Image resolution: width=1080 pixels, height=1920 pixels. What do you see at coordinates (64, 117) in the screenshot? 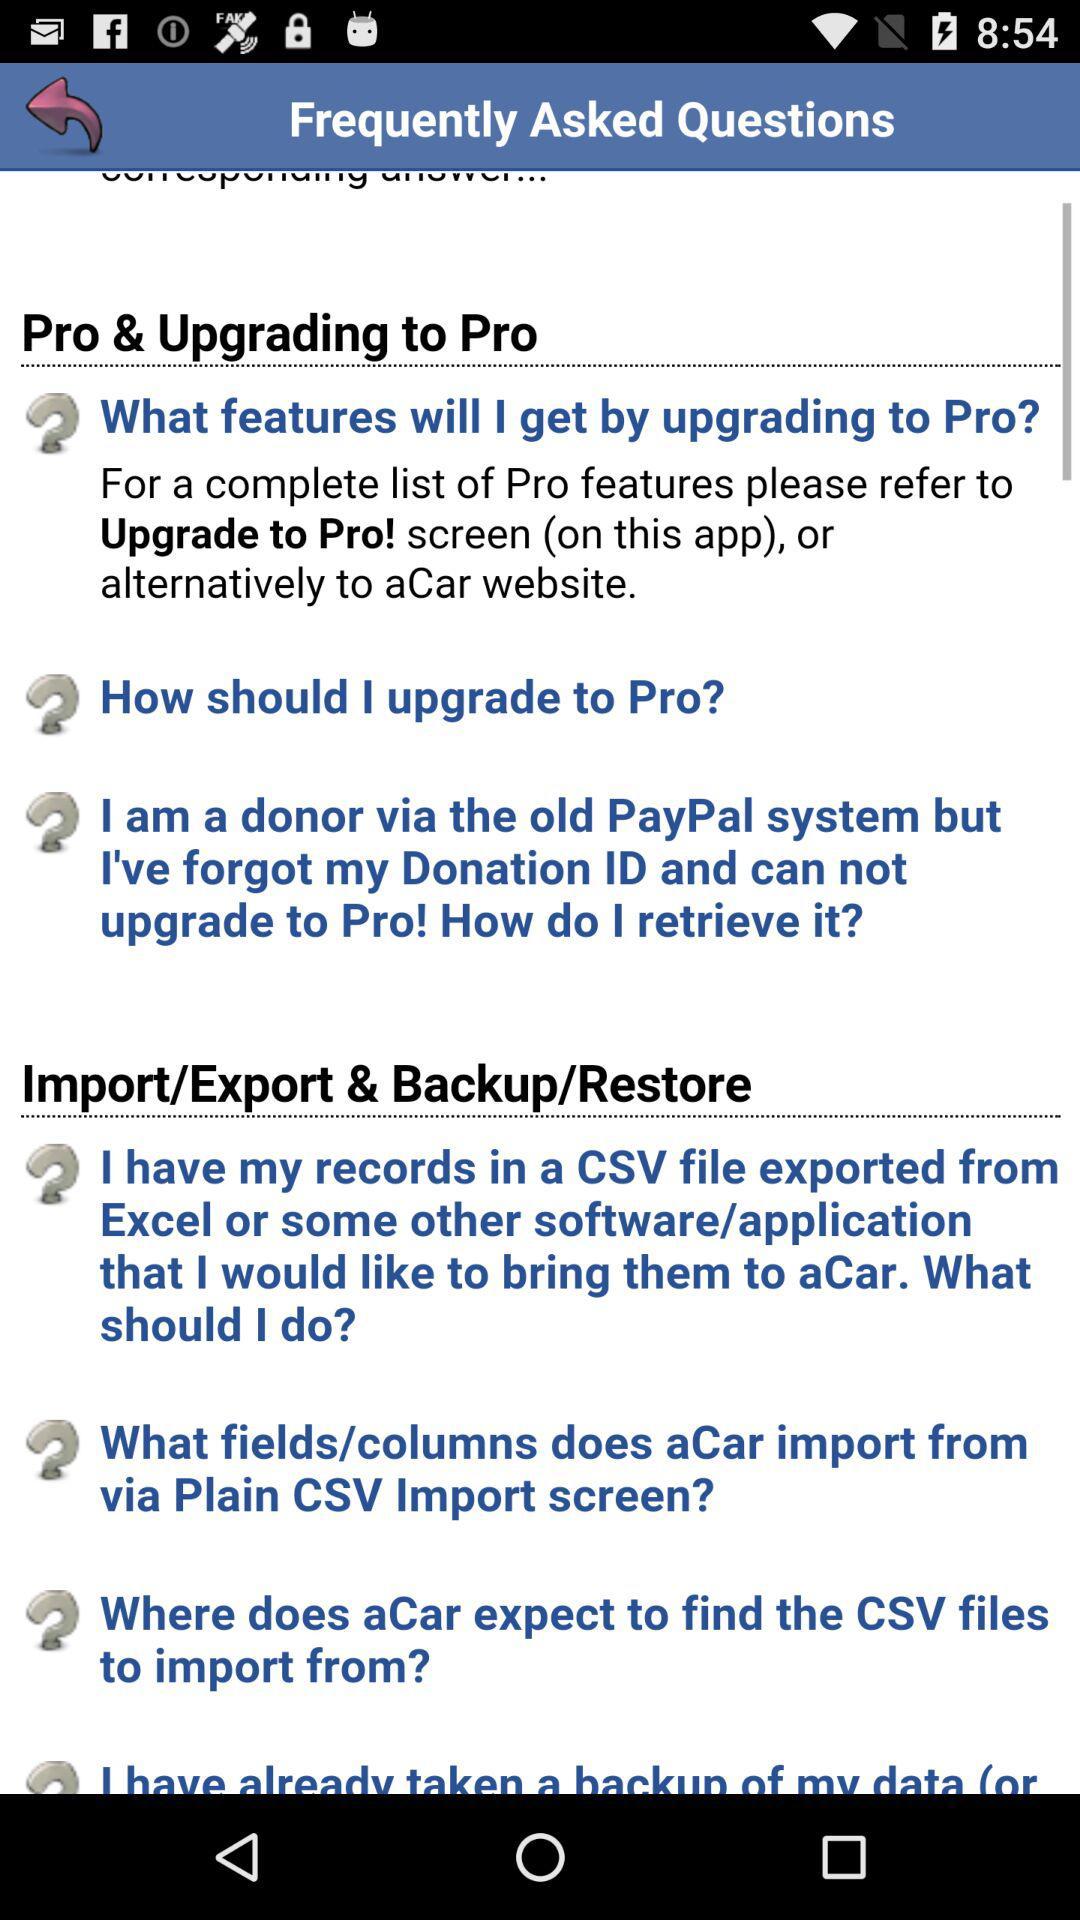
I see `back button` at bounding box center [64, 117].